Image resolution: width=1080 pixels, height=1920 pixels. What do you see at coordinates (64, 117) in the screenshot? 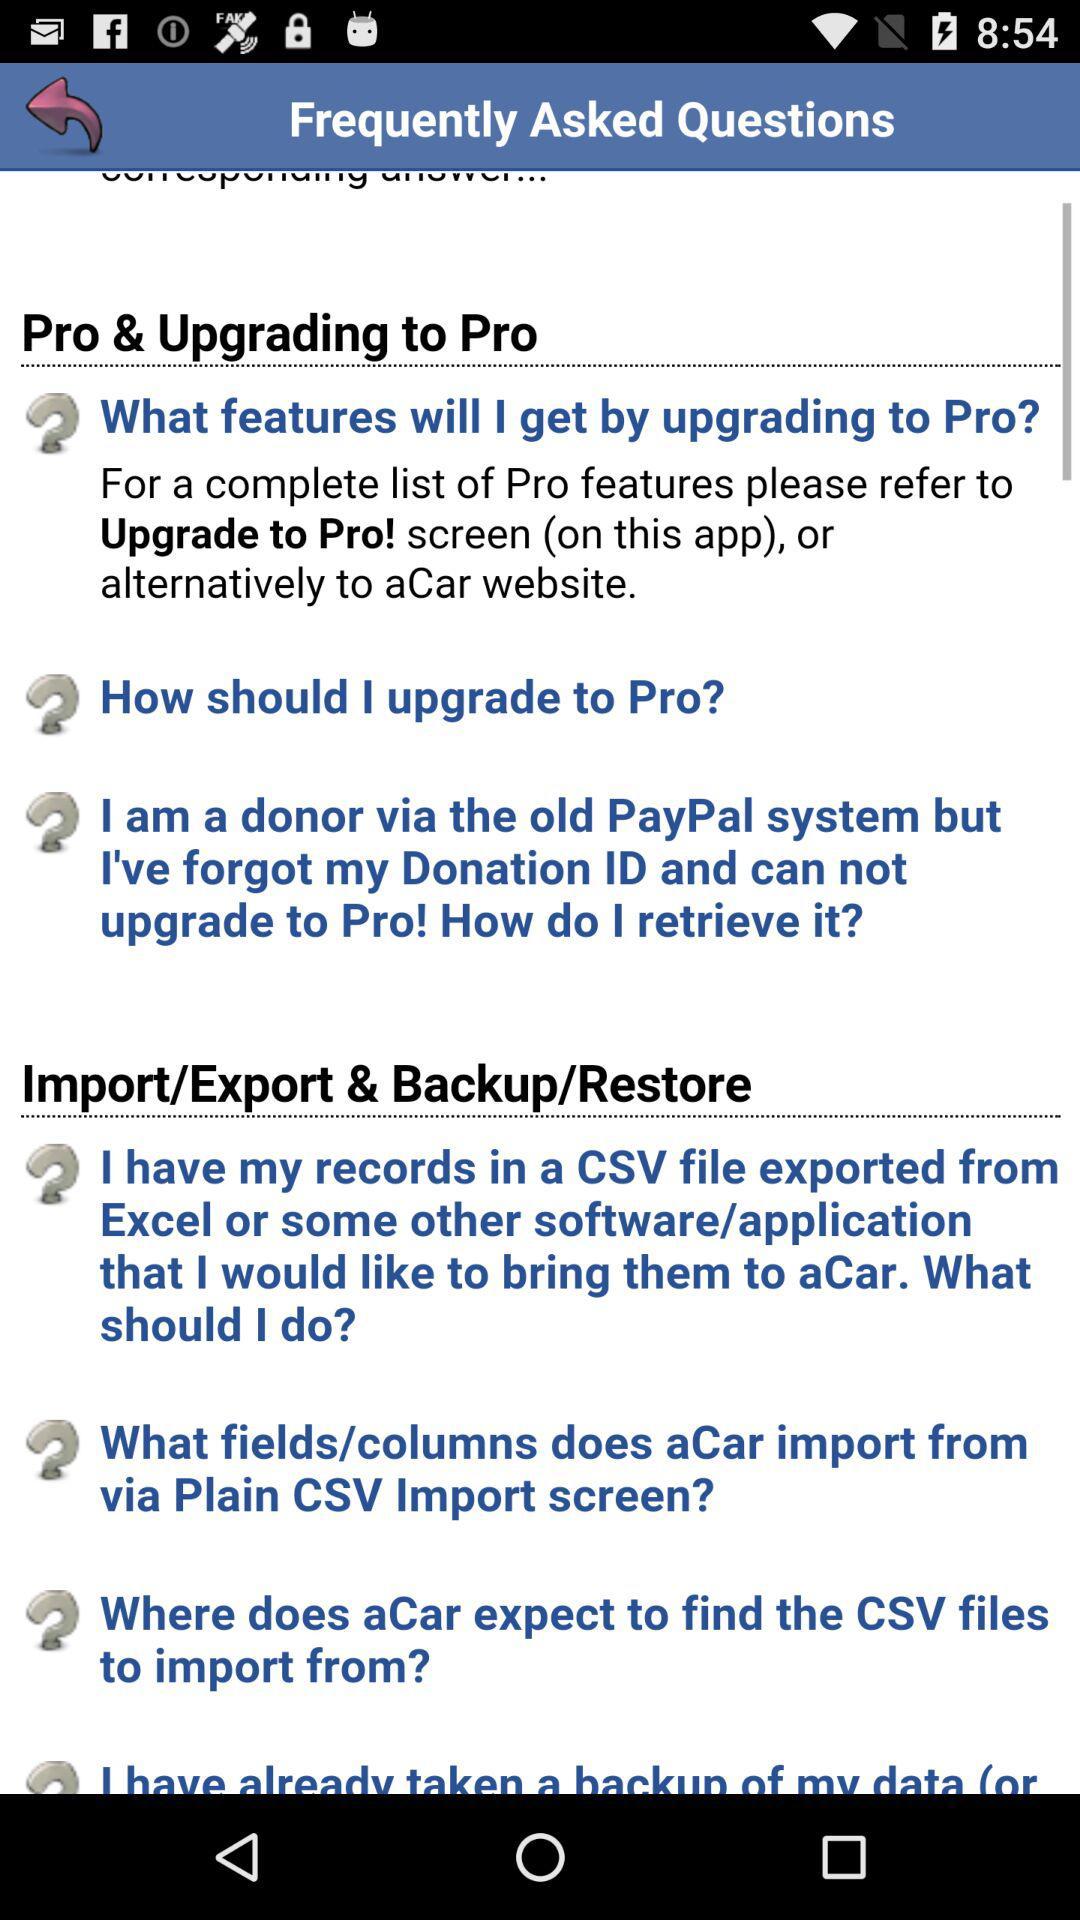
I see `back button` at bounding box center [64, 117].